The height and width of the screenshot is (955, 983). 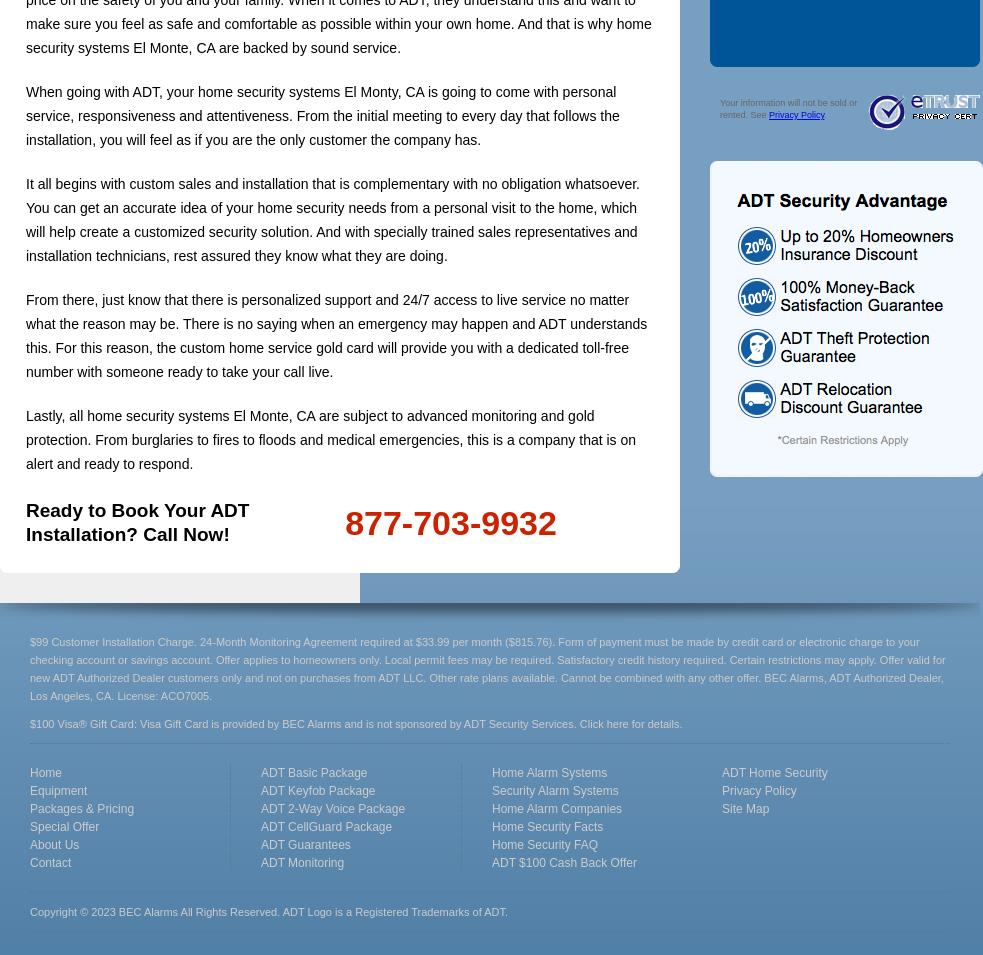 What do you see at coordinates (547, 827) in the screenshot?
I see `'Home Security Facts'` at bounding box center [547, 827].